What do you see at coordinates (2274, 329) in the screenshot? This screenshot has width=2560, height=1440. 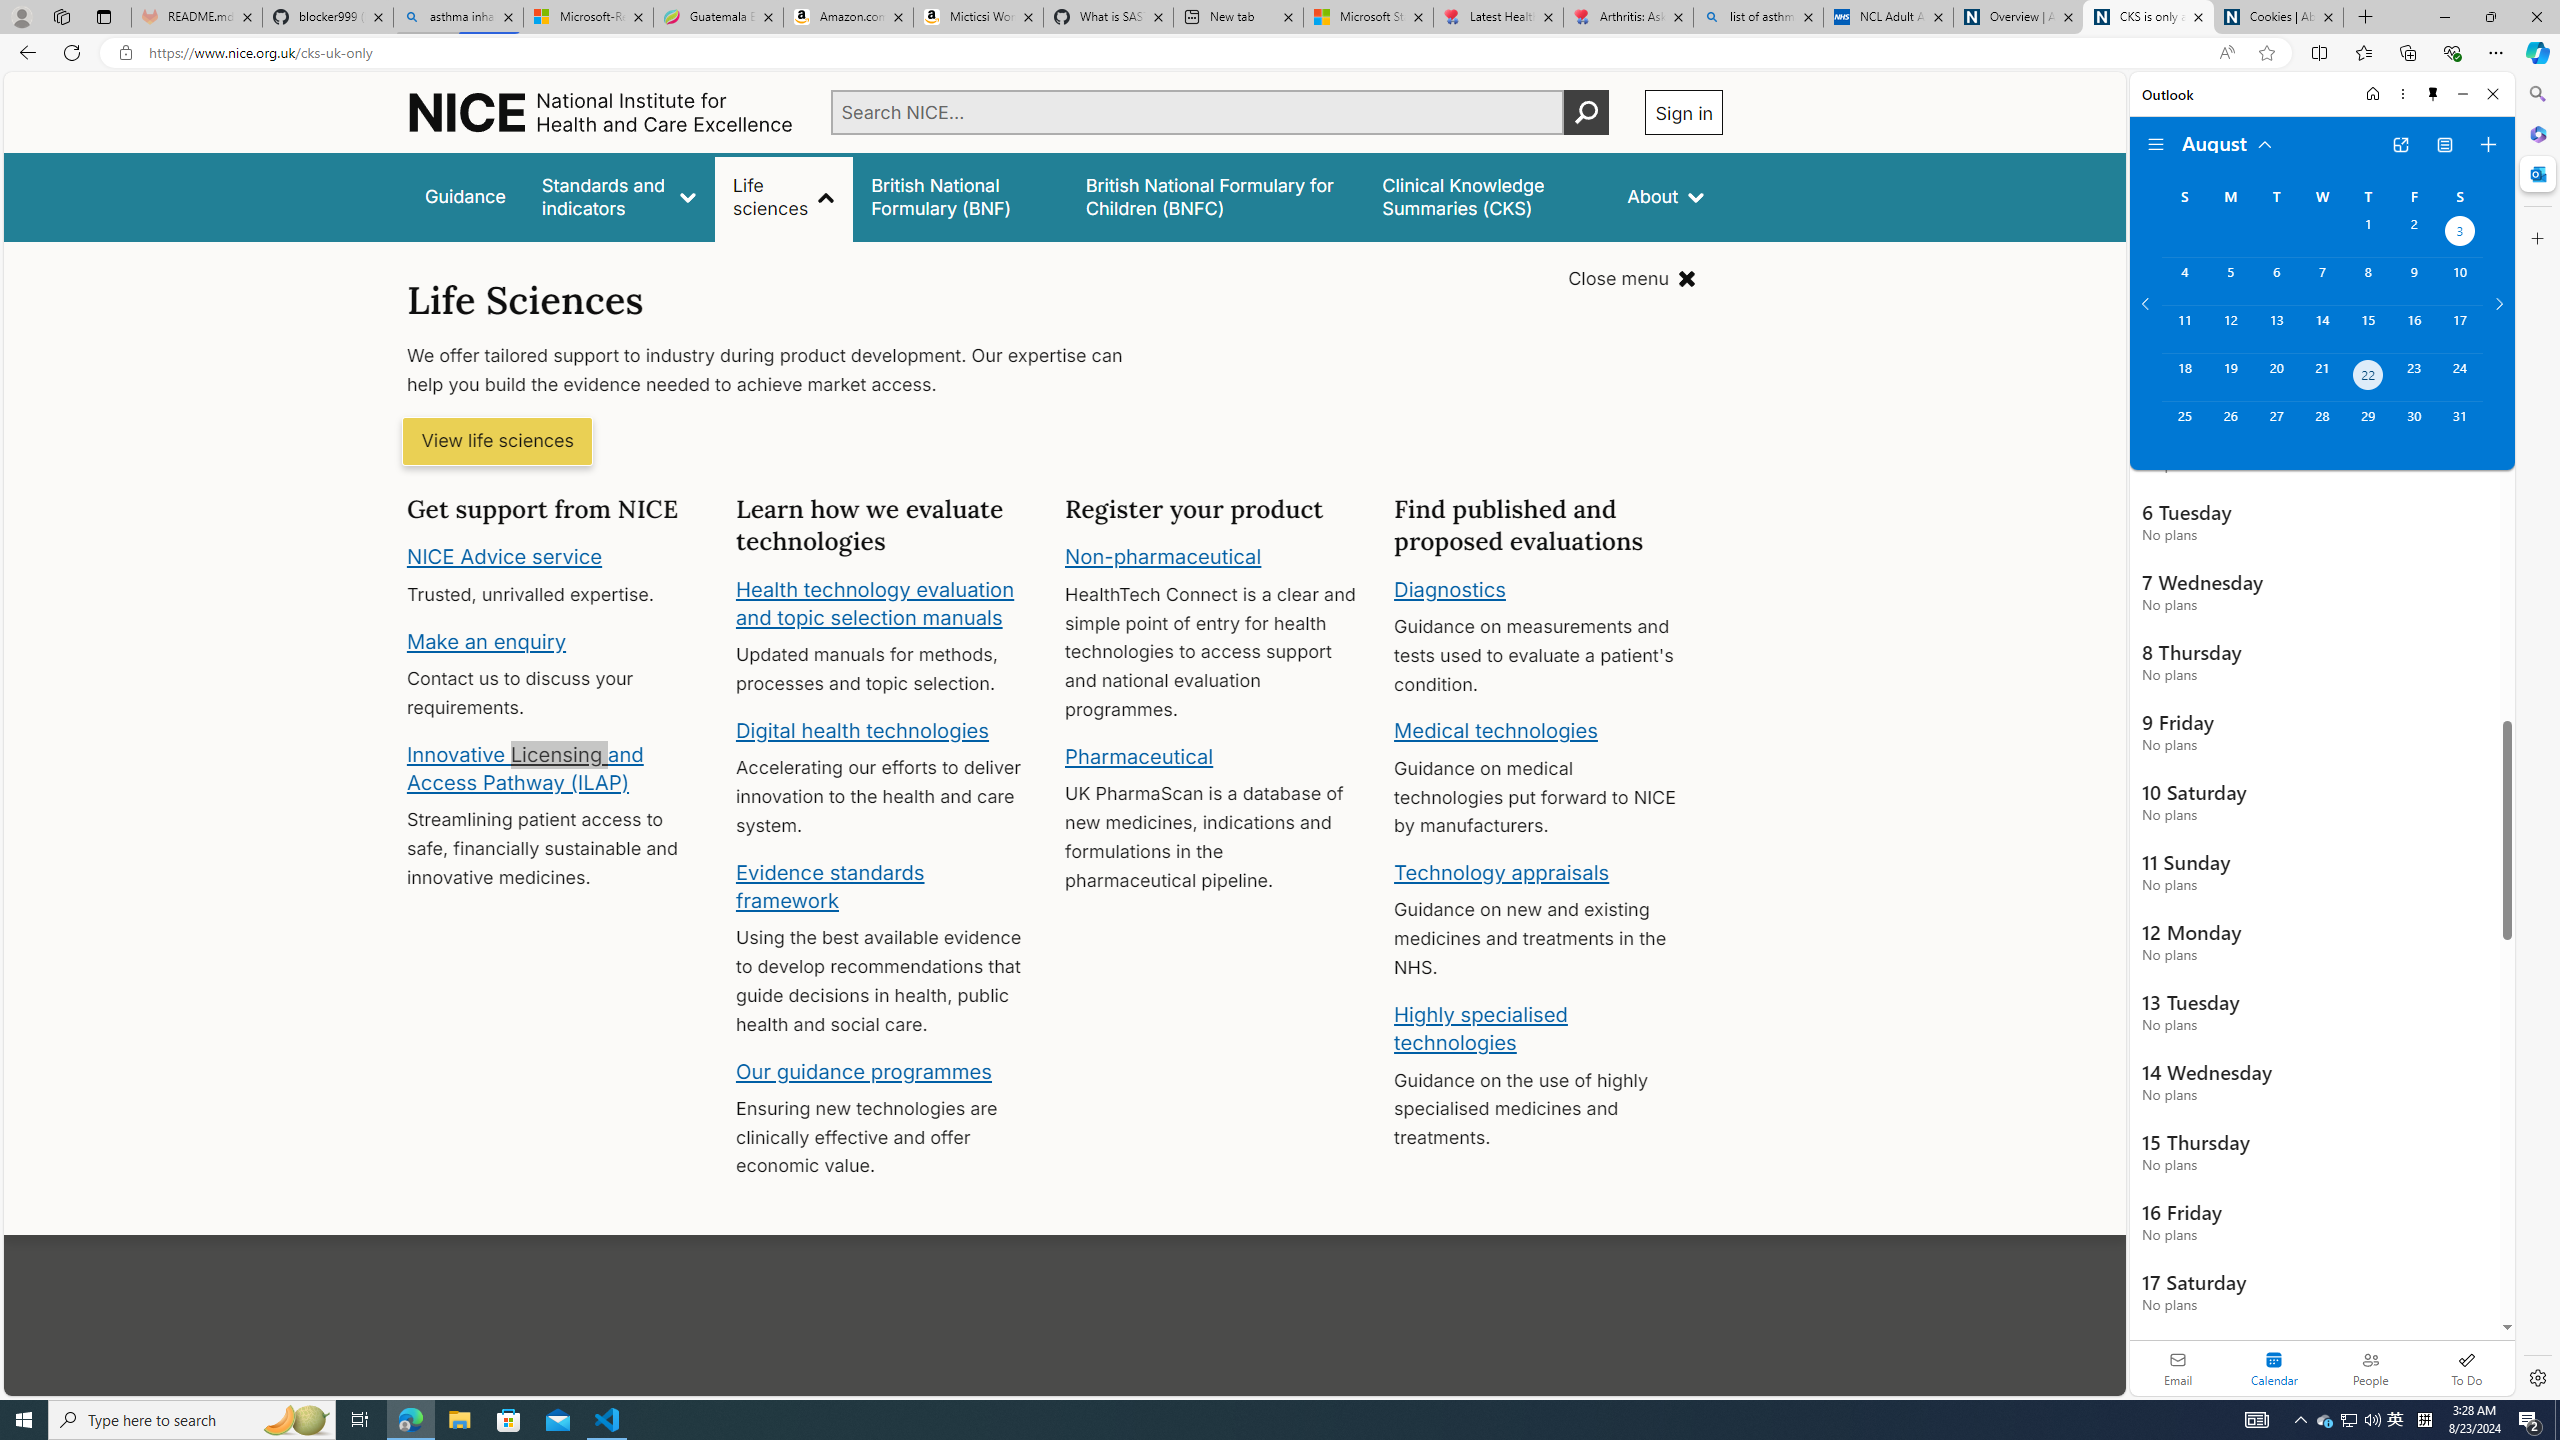 I see `'Tuesday, August 13, 2024. '` at bounding box center [2274, 329].